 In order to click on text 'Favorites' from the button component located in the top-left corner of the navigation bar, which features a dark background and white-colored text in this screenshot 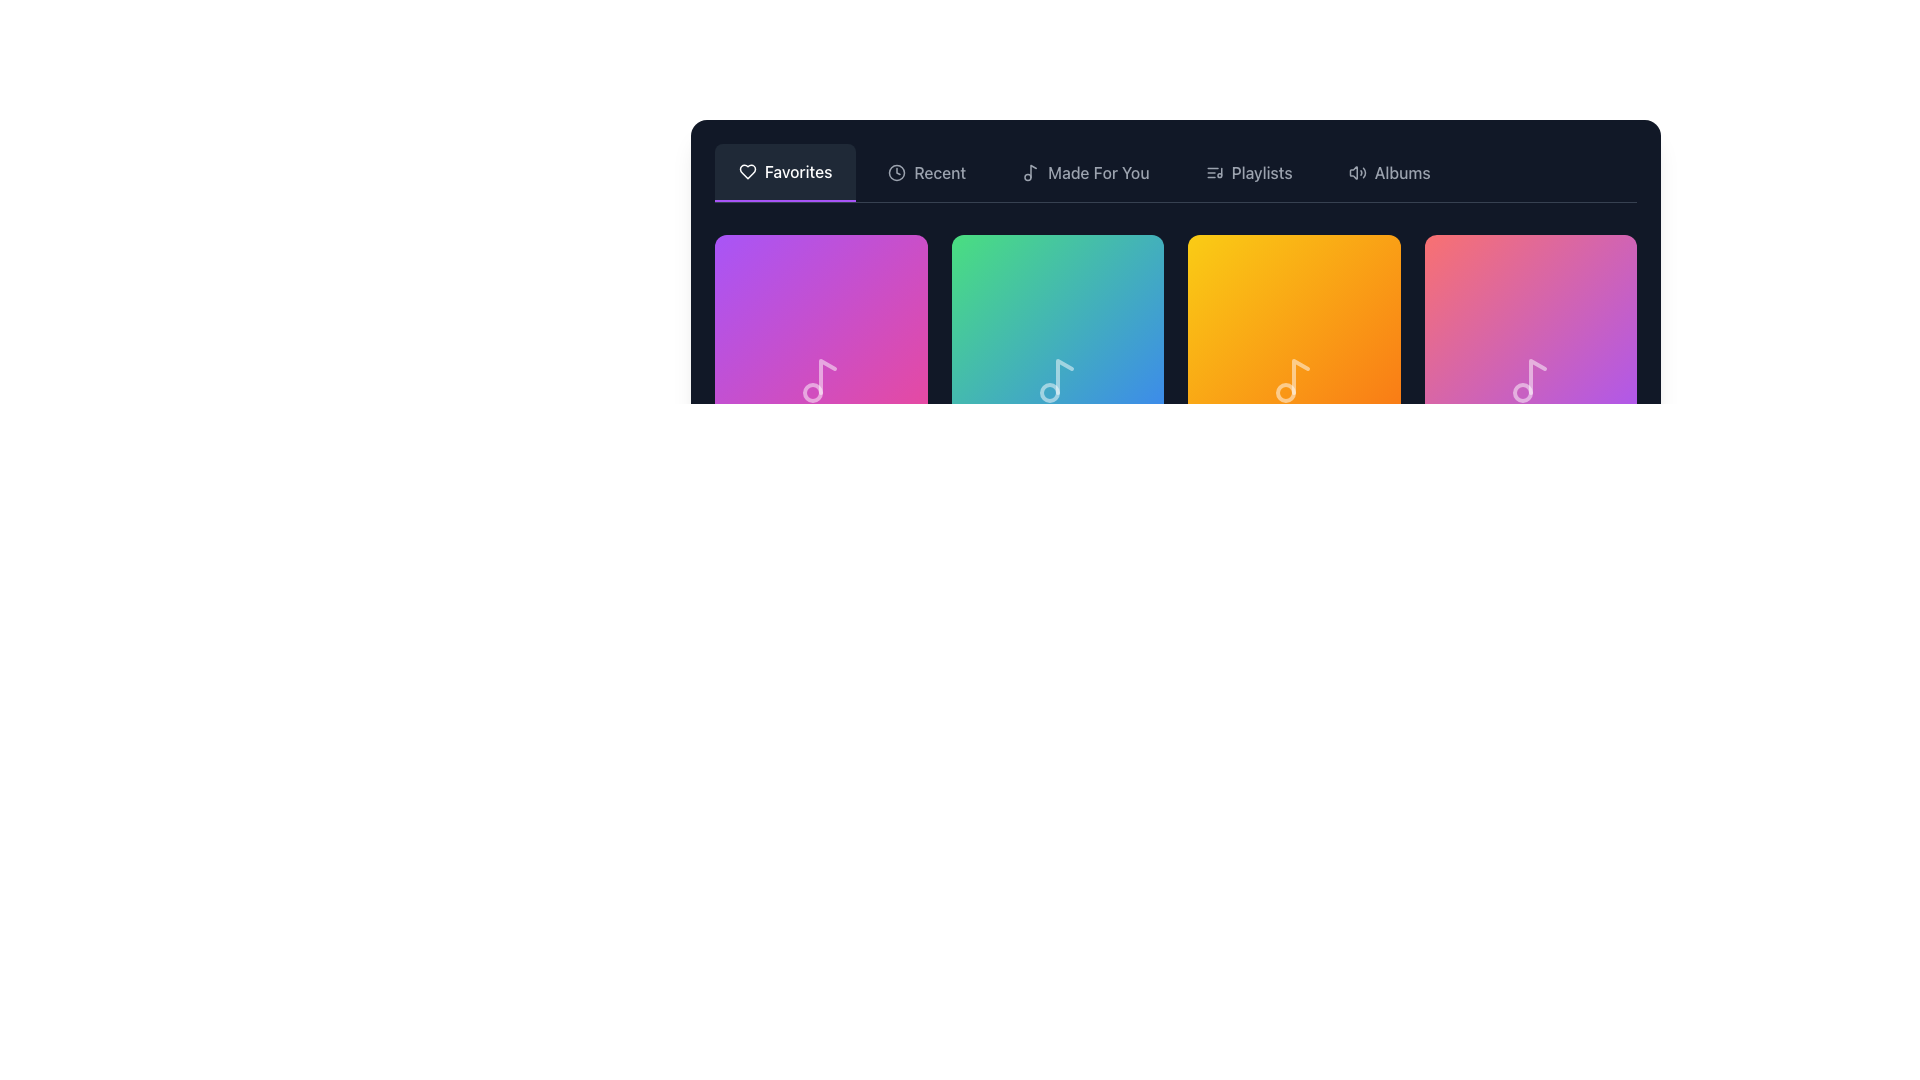, I will do `click(797, 171)`.